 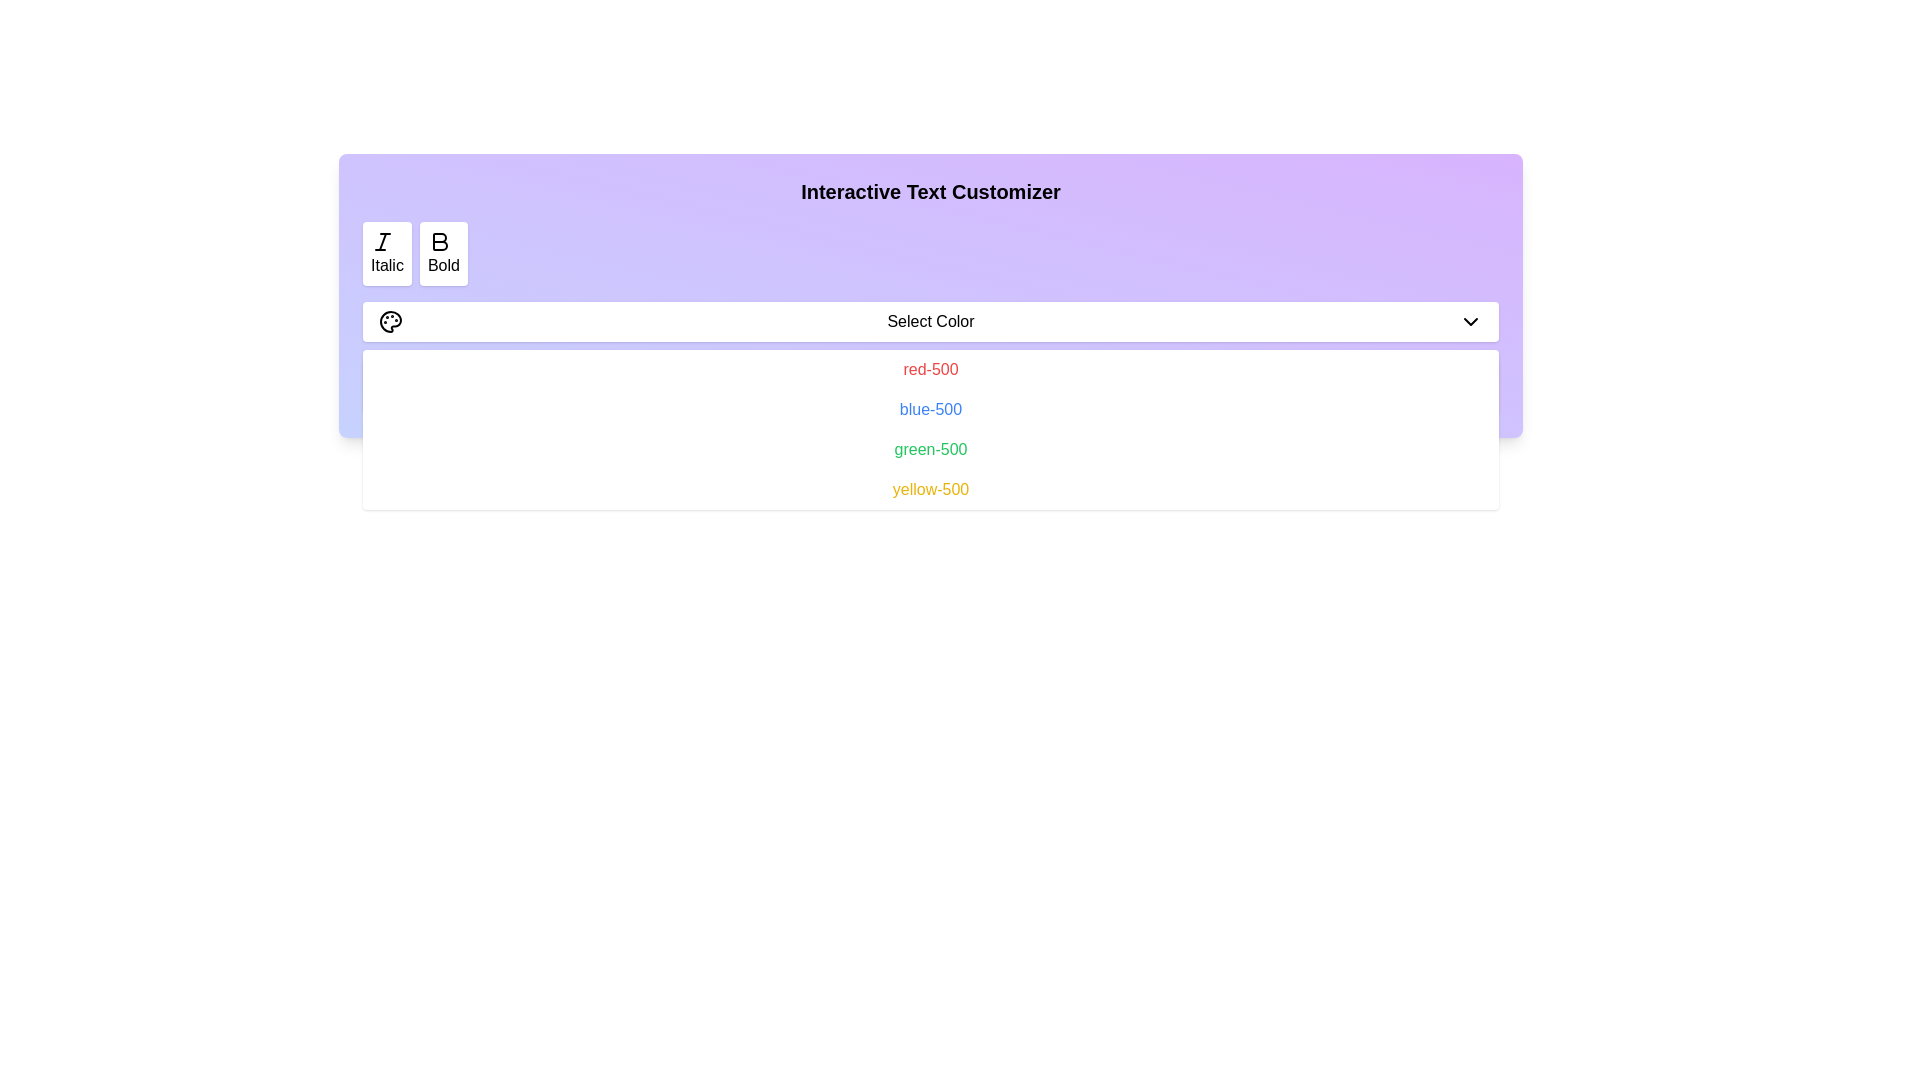 What do you see at coordinates (930, 489) in the screenshot?
I see `the yellow color option in the dropdown menu` at bounding box center [930, 489].